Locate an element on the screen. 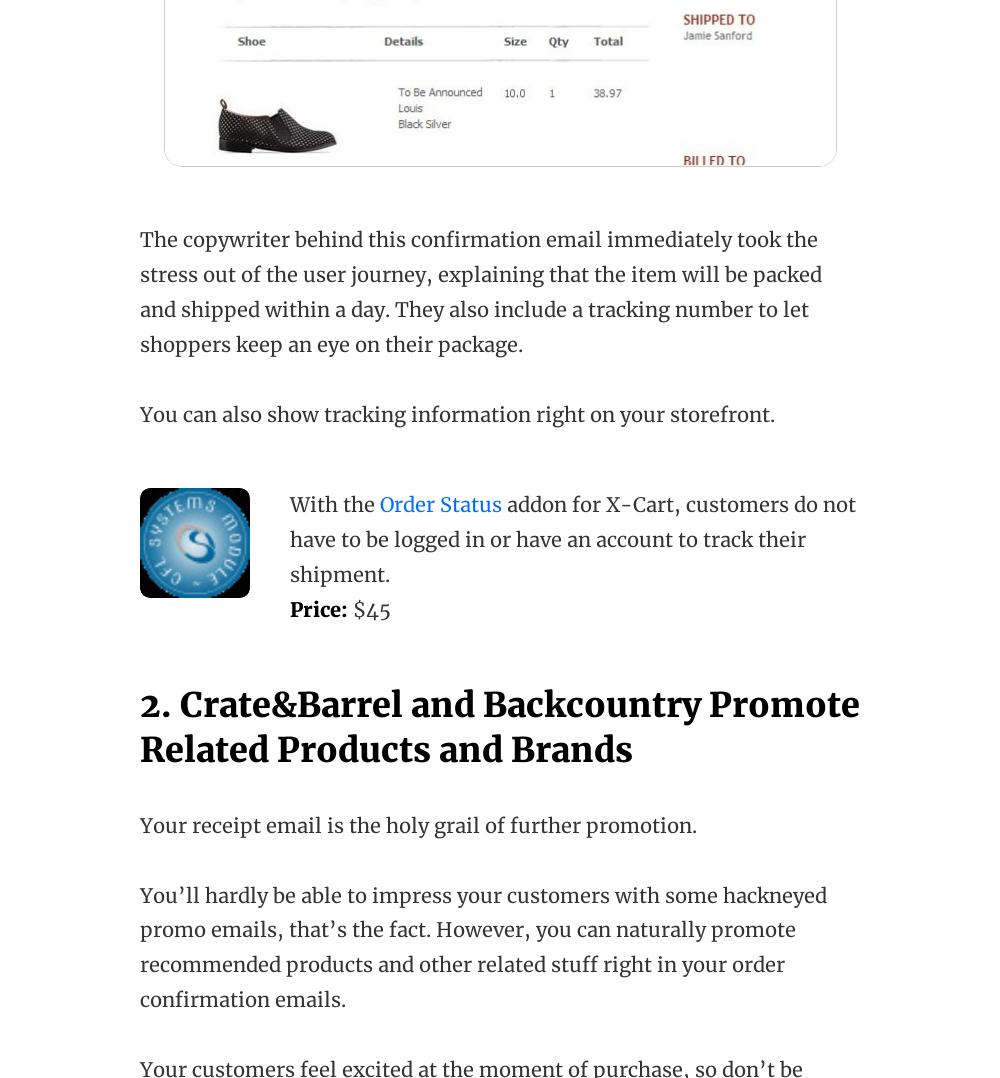 This screenshot has width=1000, height=1078. 'Your receipt email is the holy grail of further promotion.' is located at coordinates (140, 824).